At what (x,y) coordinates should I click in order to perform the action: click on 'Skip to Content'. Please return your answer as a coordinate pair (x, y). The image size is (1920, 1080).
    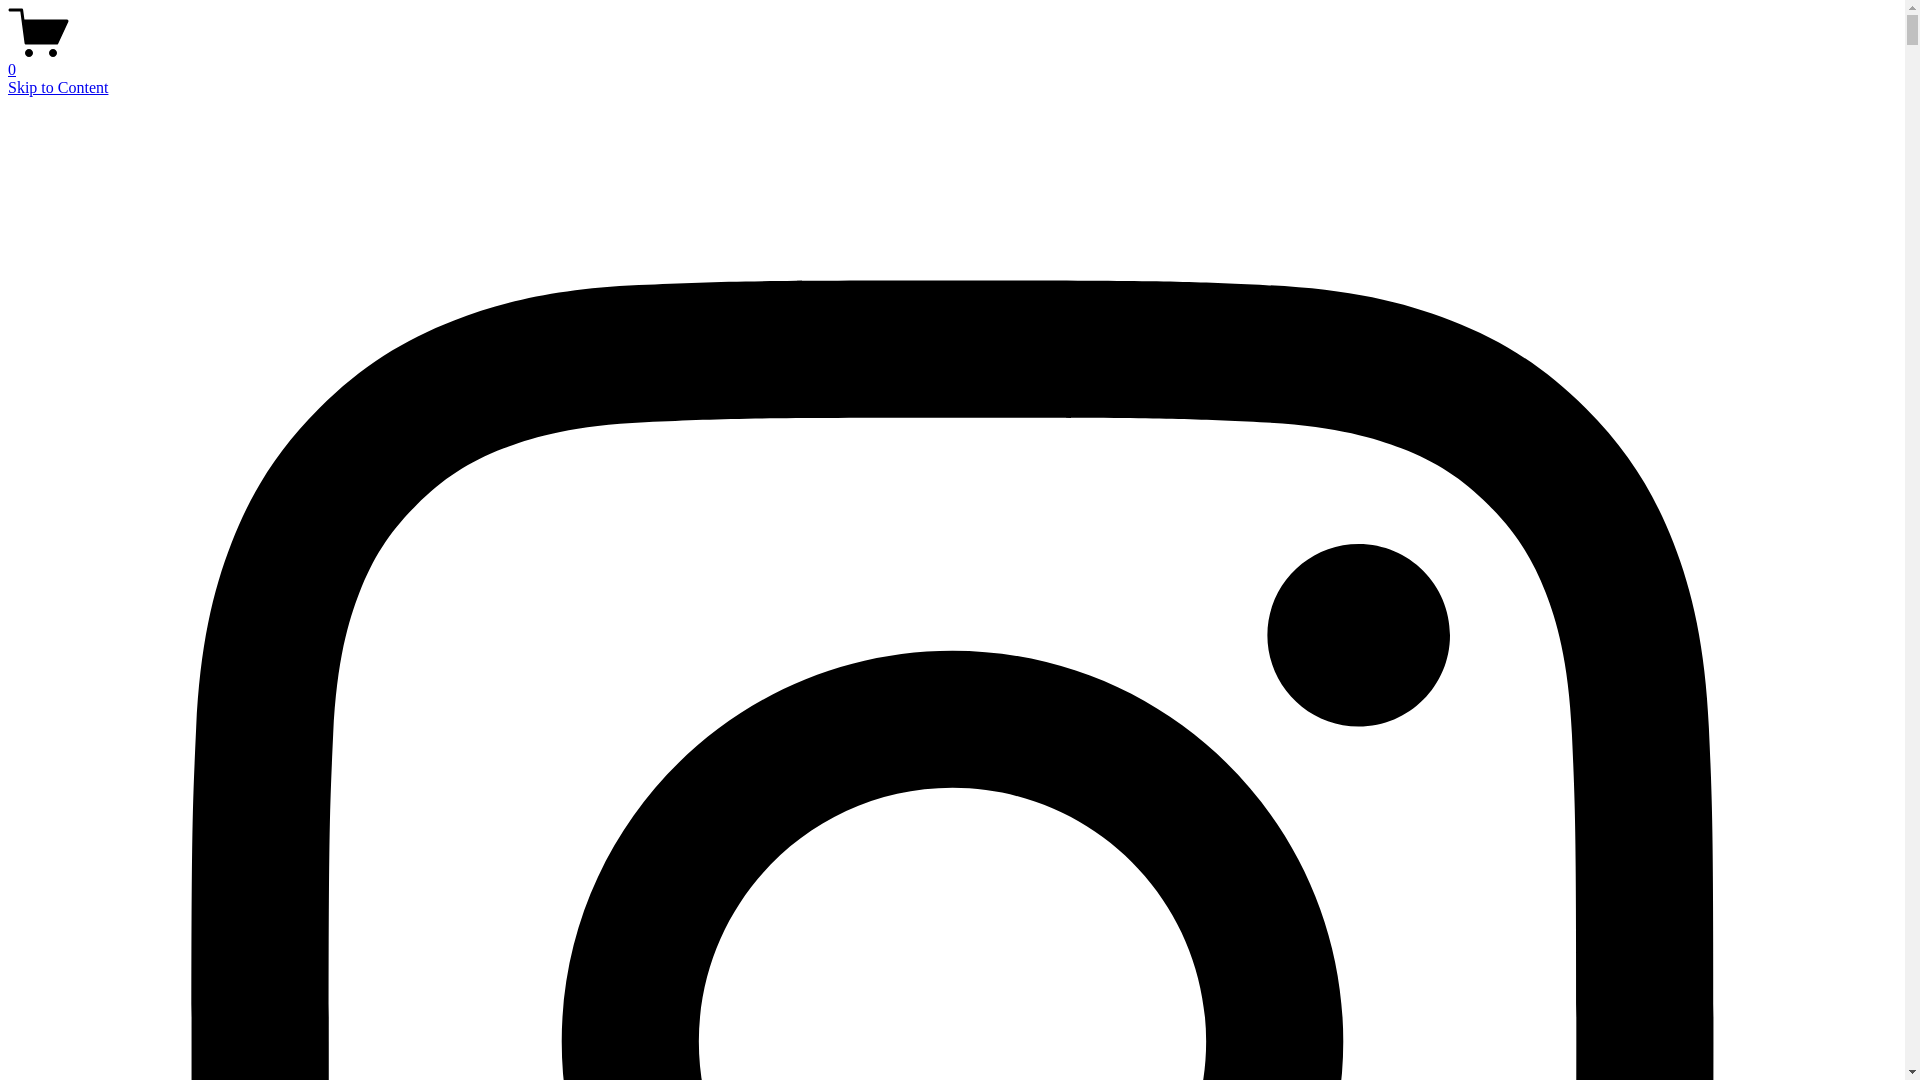
    Looking at the image, I should click on (57, 86).